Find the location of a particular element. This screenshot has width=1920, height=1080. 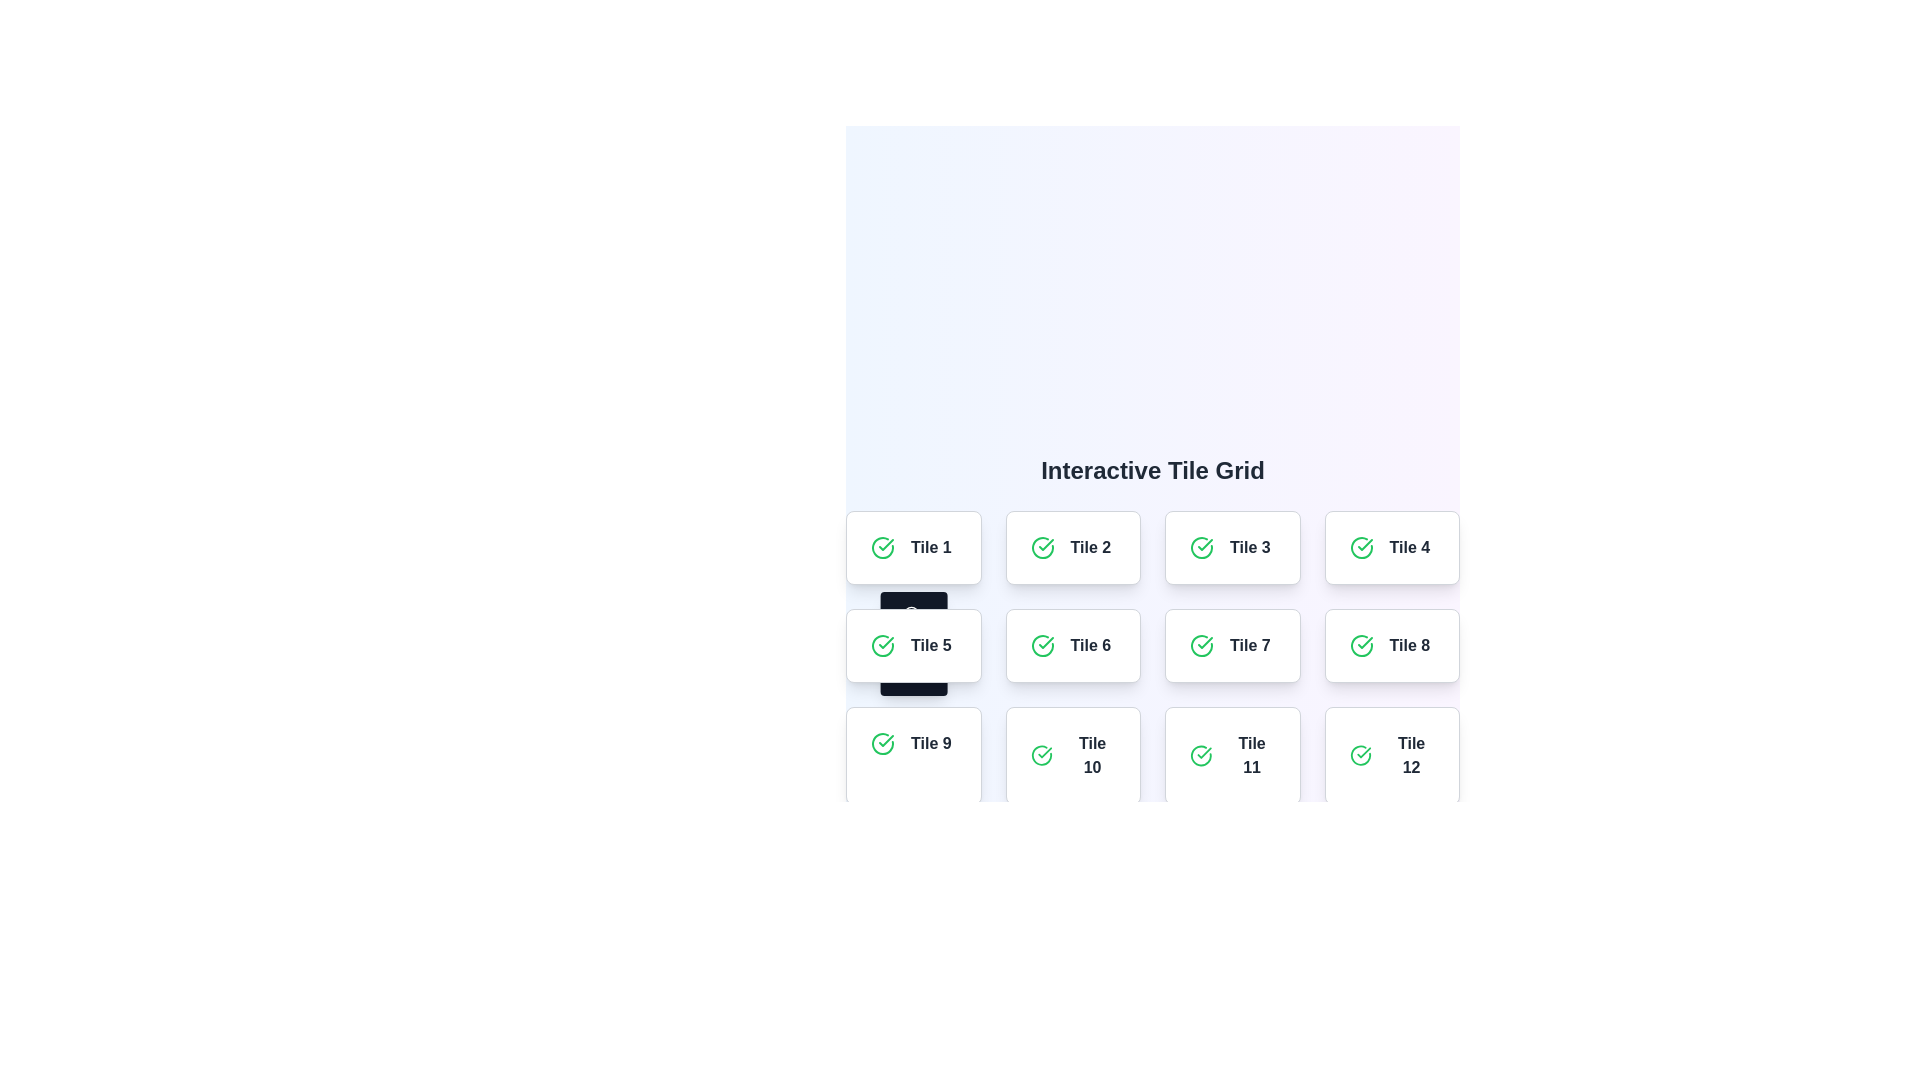

on the card titled 'Tile 7' with a white background and a green checkmark icon, located in the middle row, third column of the grid is located at coordinates (1231, 645).